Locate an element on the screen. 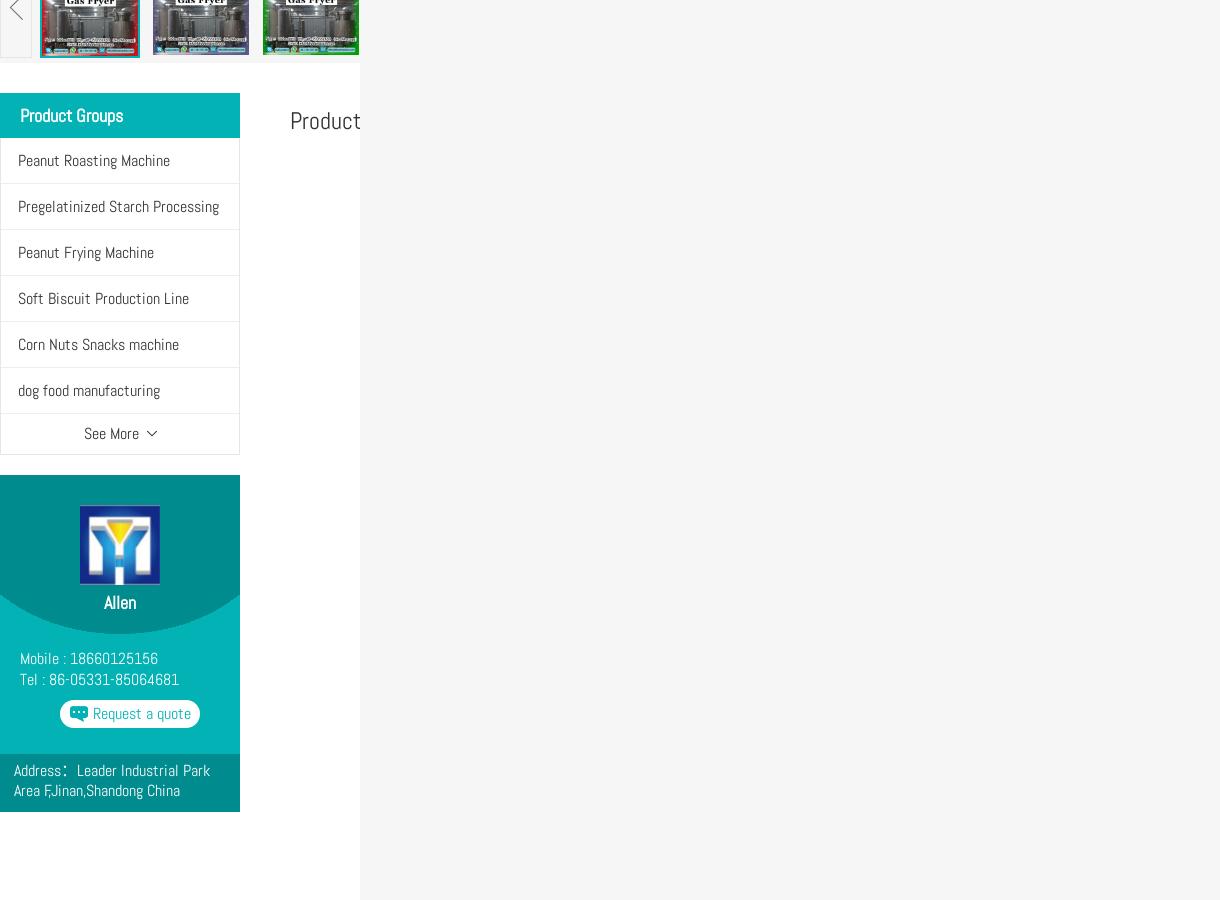  'Address：Leader Industrial Park Area F,Jinan,Shandong China' is located at coordinates (111, 779).